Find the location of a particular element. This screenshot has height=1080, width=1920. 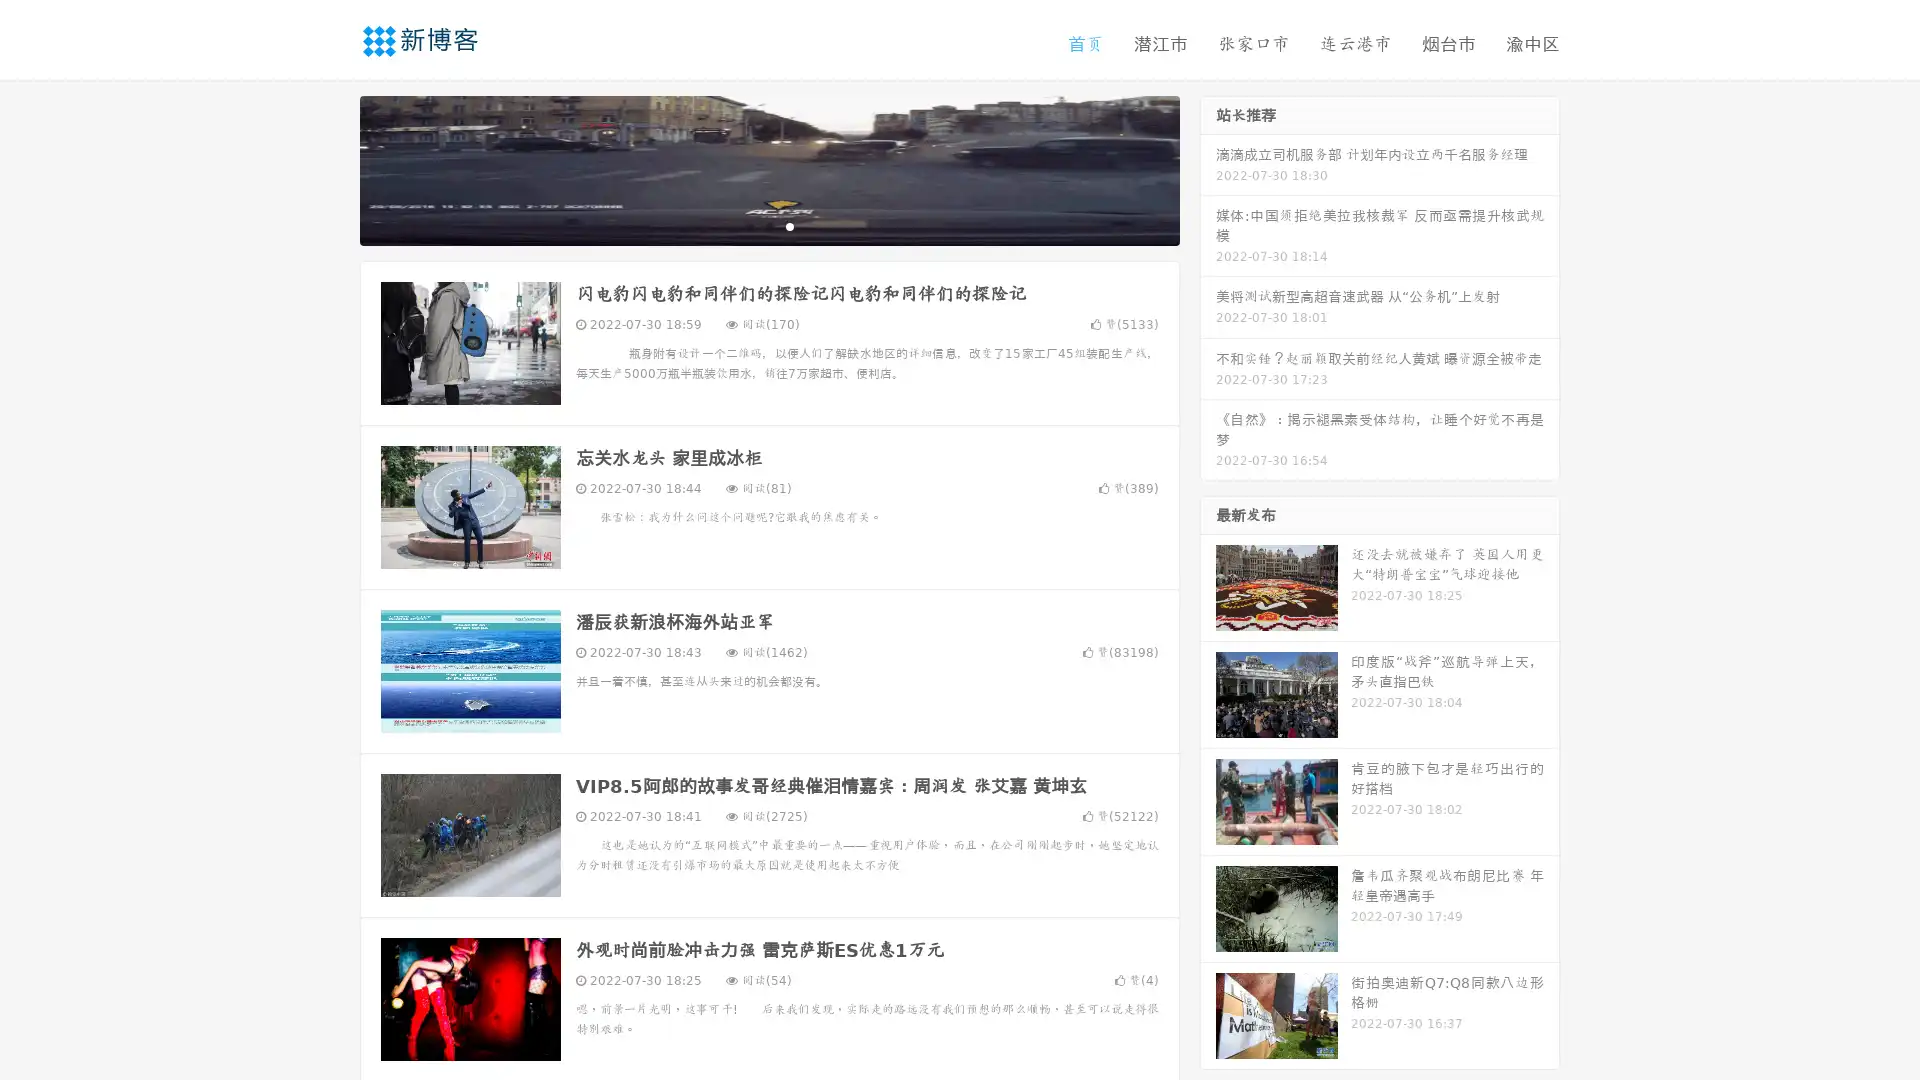

Go to slide 2 is located at coordinates (768, 225).